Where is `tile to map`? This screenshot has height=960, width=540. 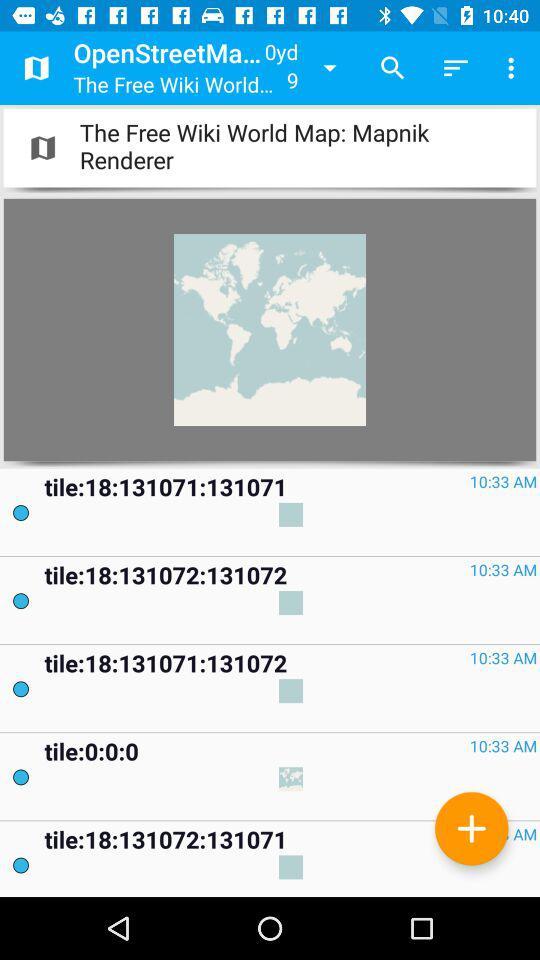 tile to map is located at coordinates (471, 828).